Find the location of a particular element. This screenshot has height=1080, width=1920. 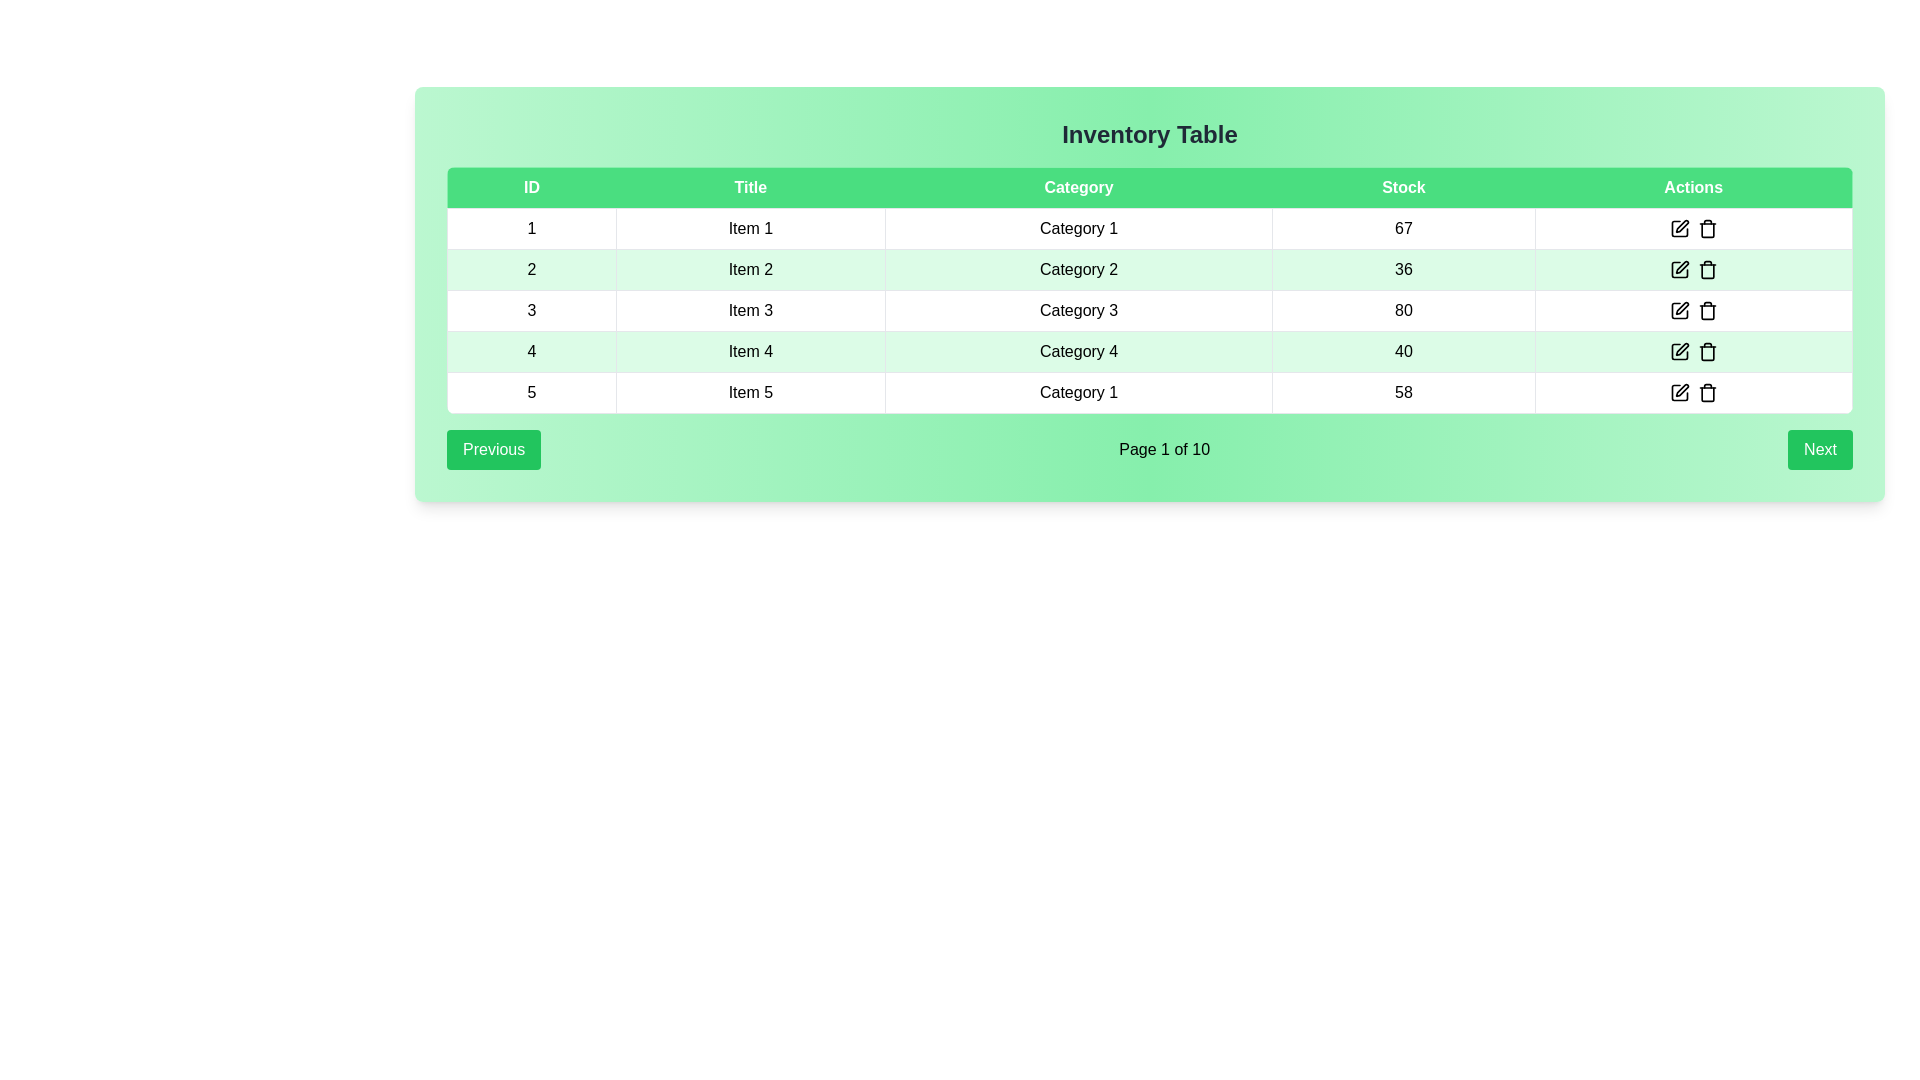

the Text label in the first row of the table, located in the 'ID' column, which serves as the unique identifier for this row is located at coordinates (531, 227).